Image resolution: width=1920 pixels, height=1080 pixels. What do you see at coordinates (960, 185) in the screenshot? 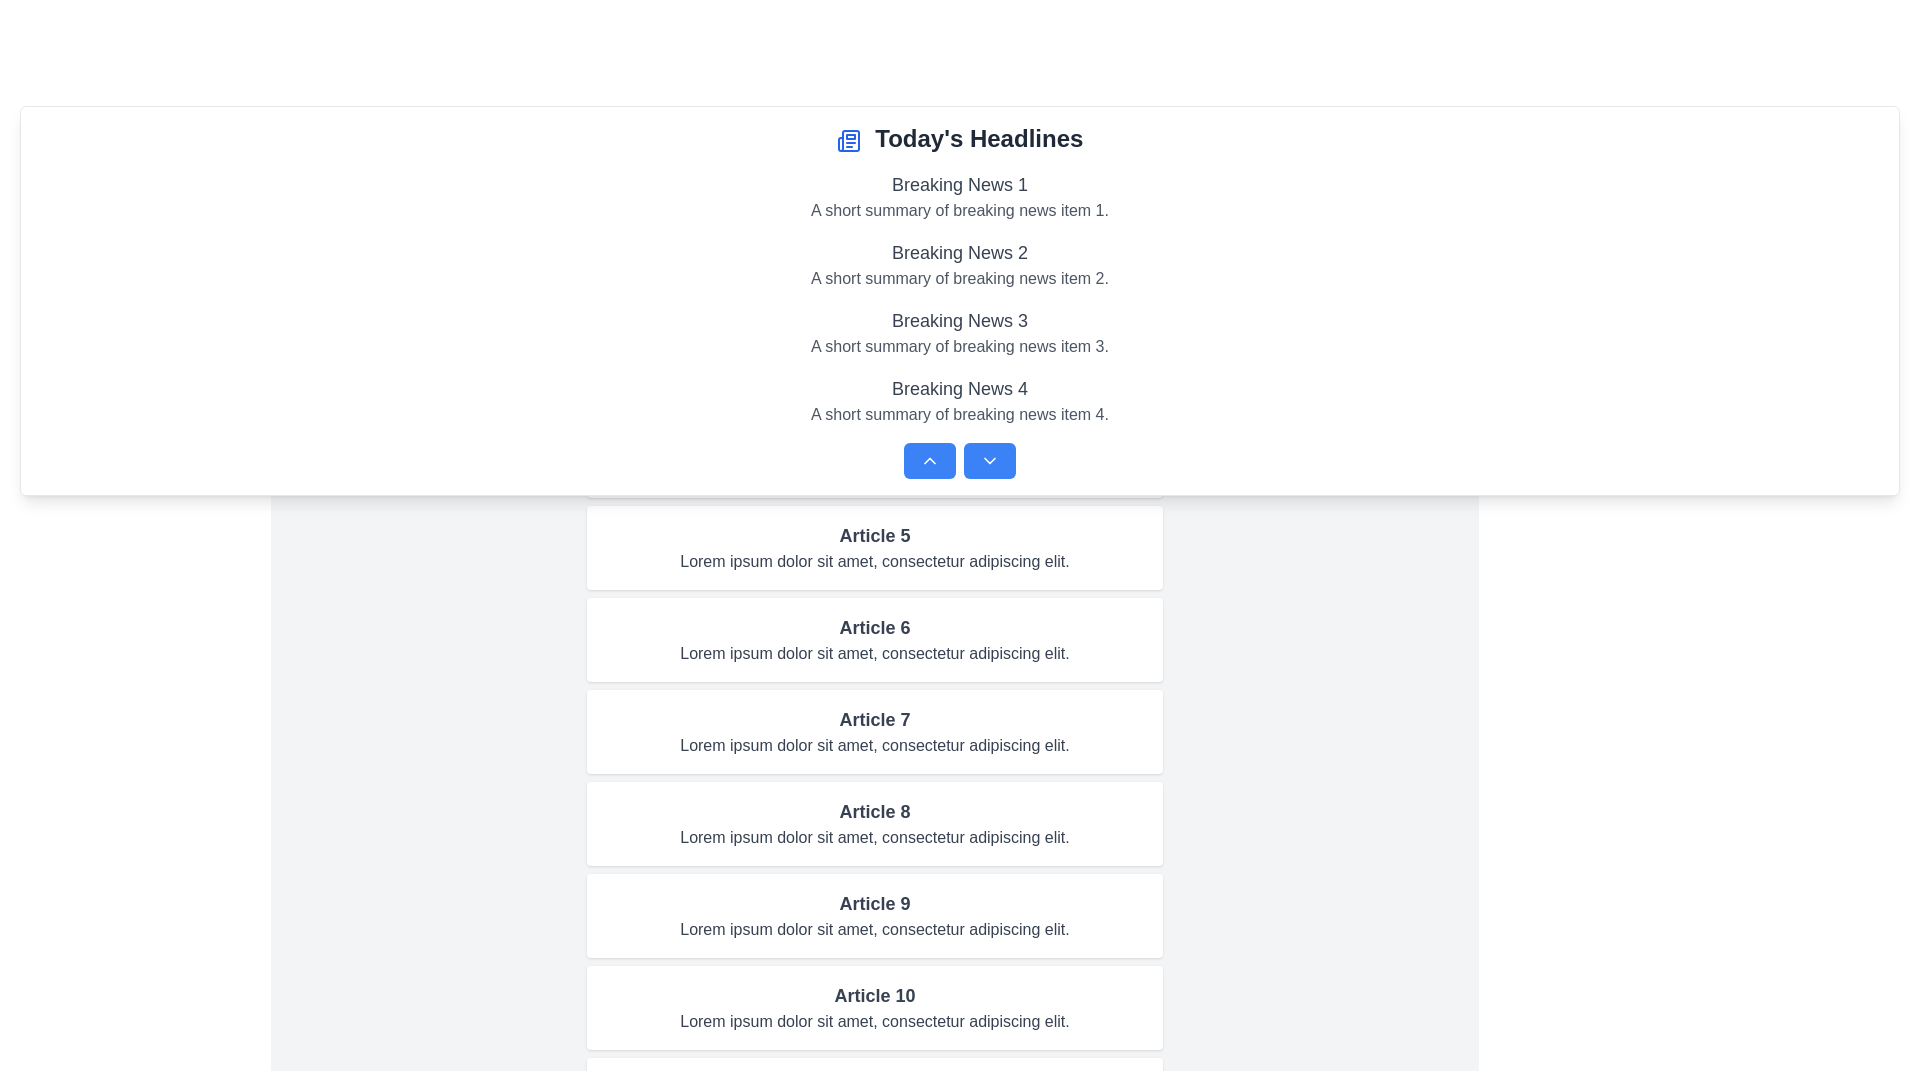
I see `the text label that reads 'Breaking News 1'` at bounding box center [960, 185].